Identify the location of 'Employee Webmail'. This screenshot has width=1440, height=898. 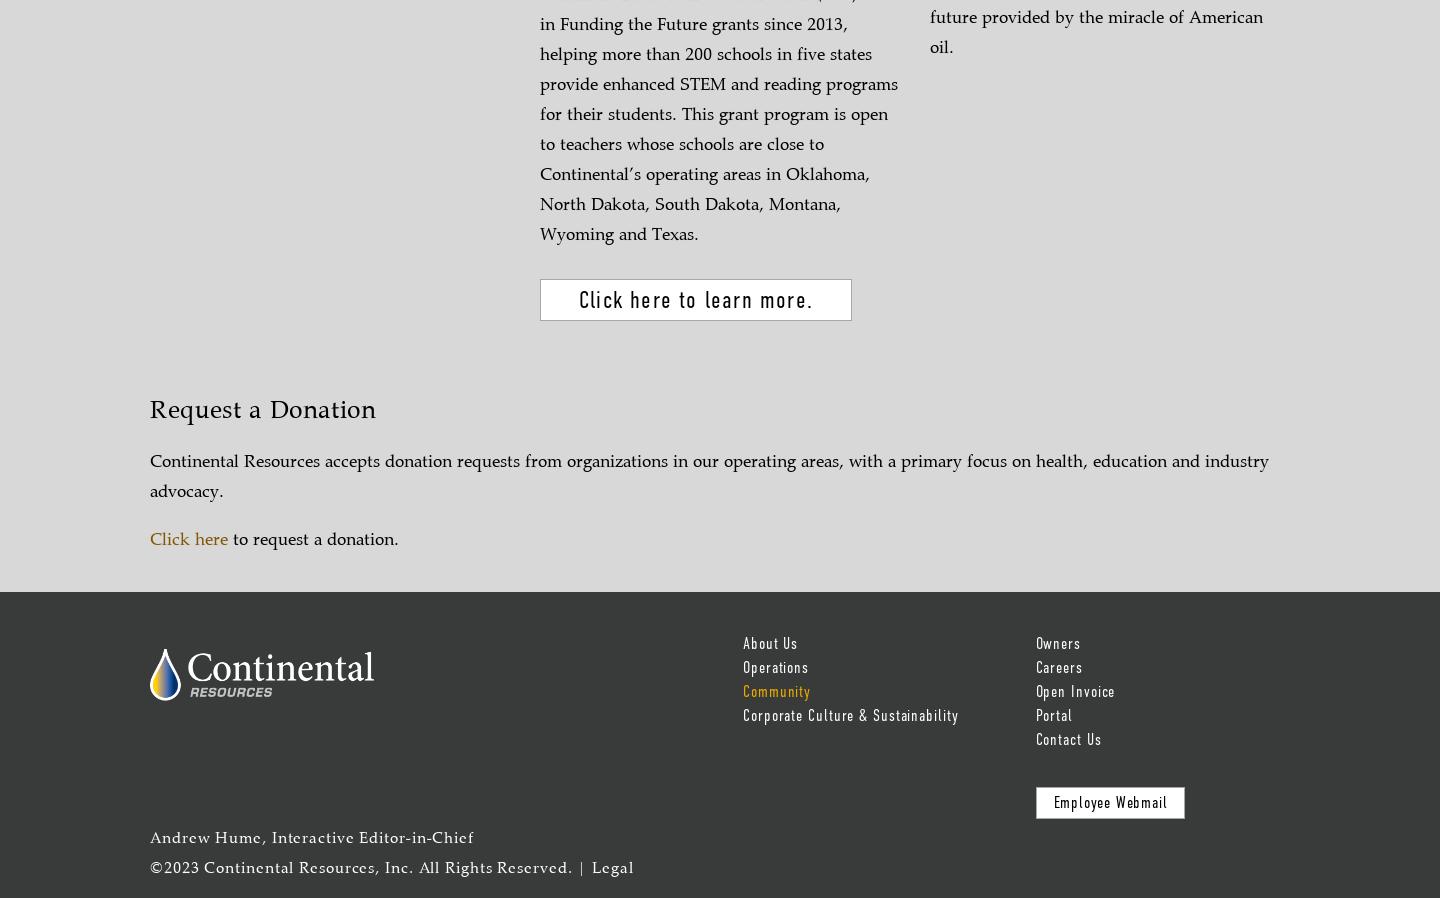
(1108, 802).